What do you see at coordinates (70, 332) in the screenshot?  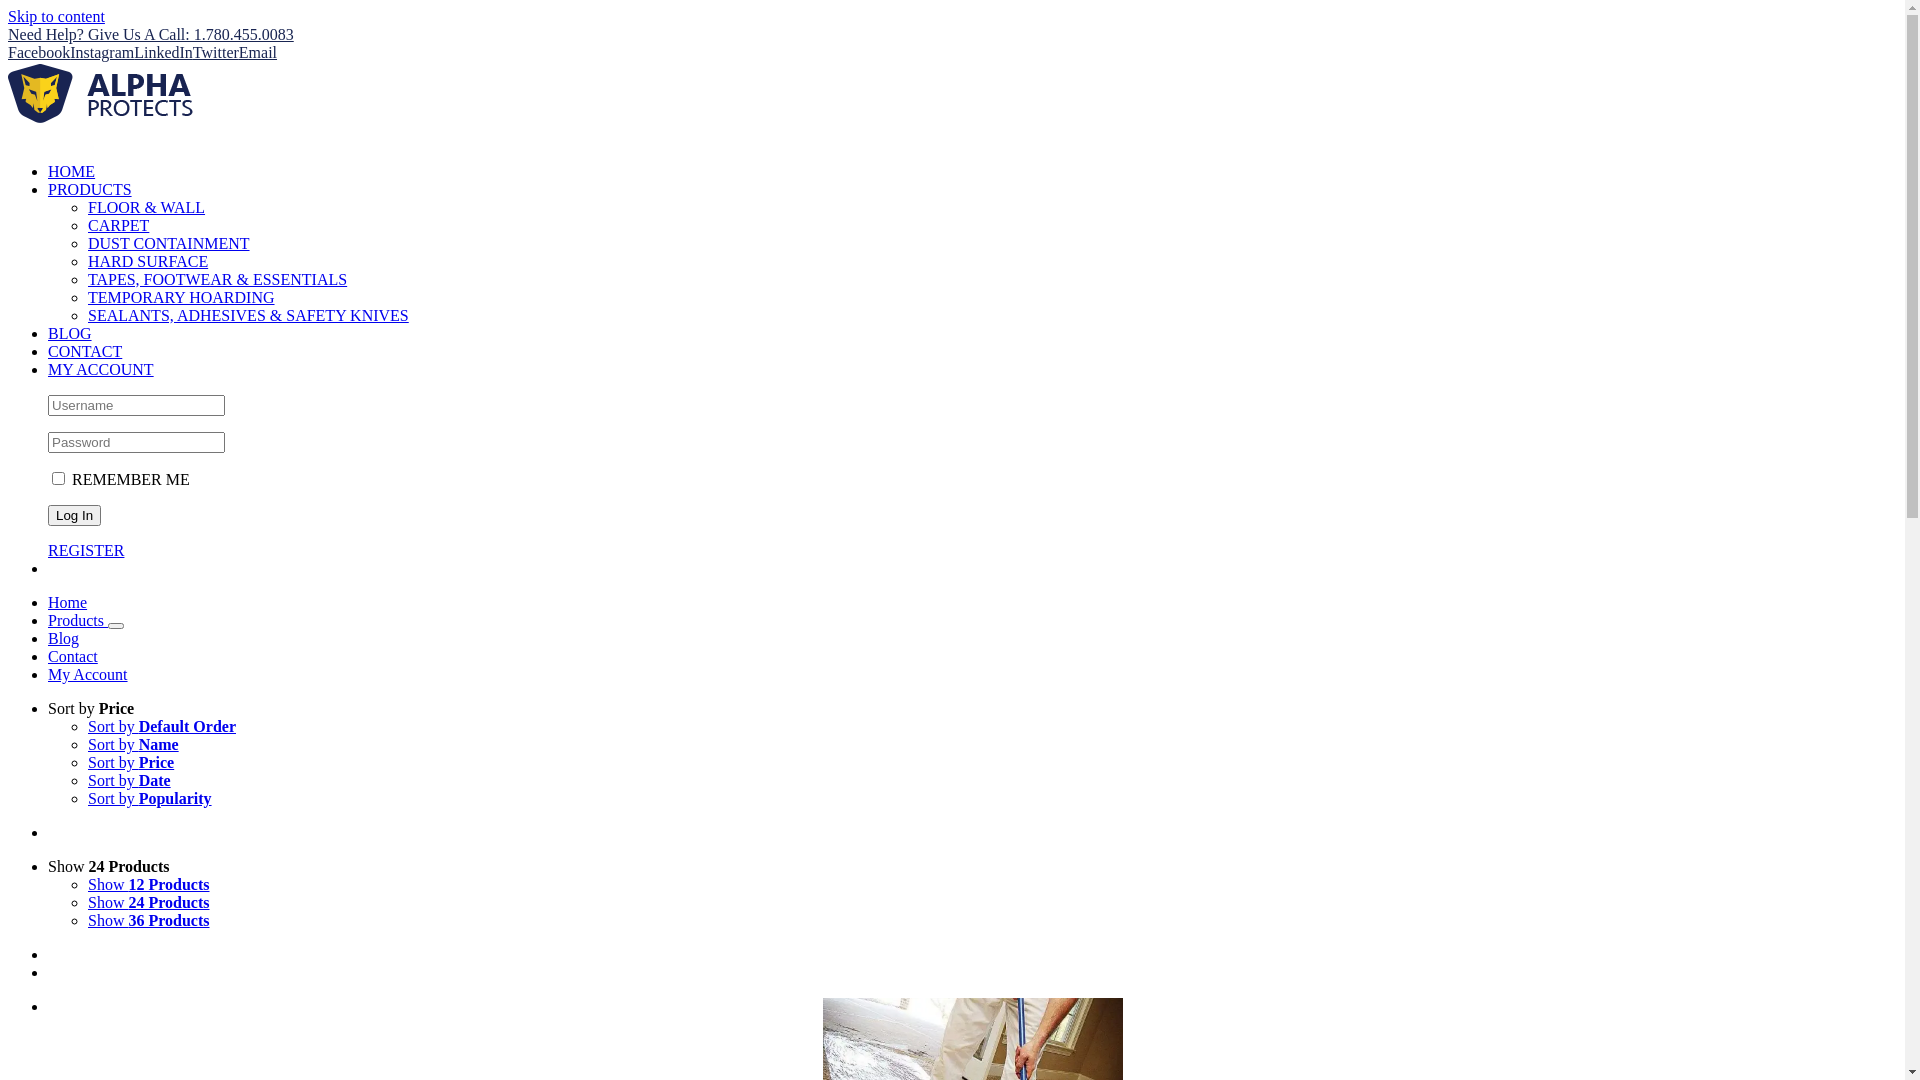 I see `'BLOG'` at bounding box center [70, 332].